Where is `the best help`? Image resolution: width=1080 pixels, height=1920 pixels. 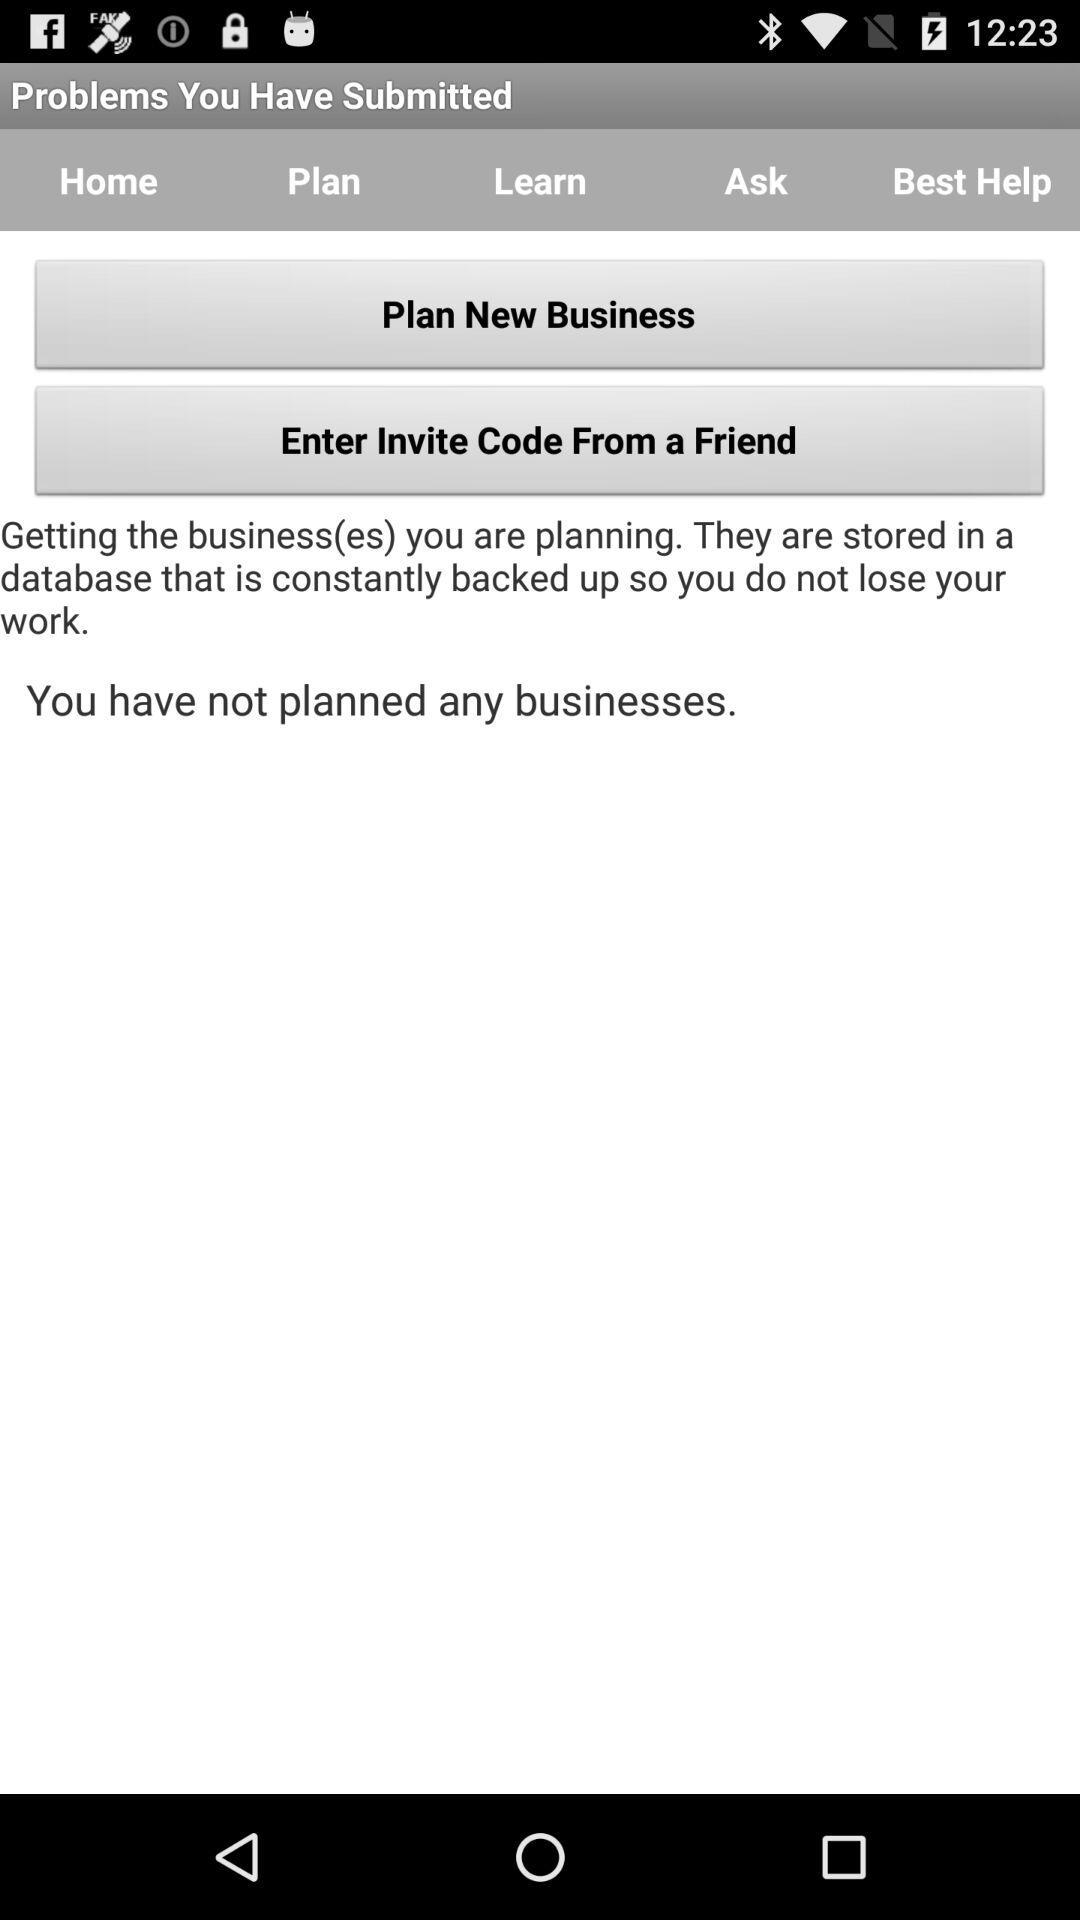
the best help is located at coordinates (971, 180).